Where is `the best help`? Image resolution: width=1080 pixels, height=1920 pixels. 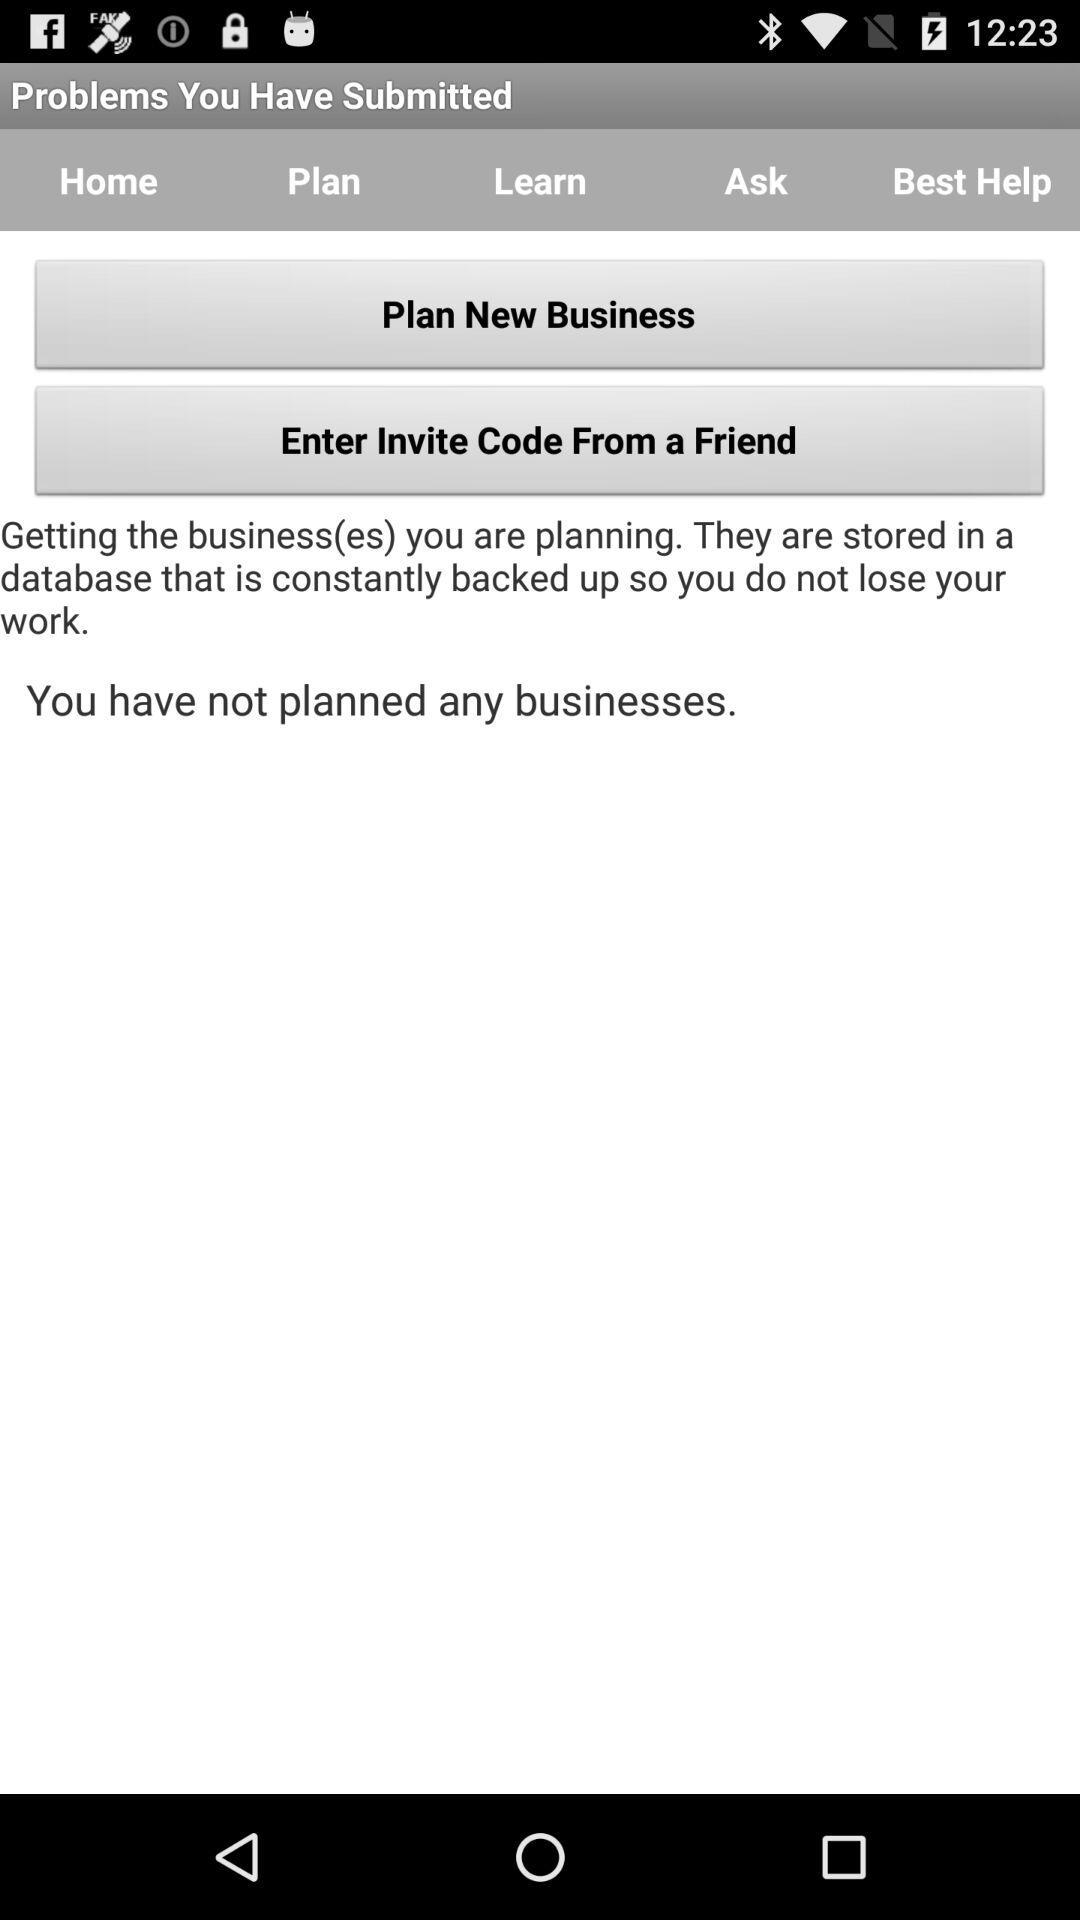
the best help is located at coordinates (971, 180).